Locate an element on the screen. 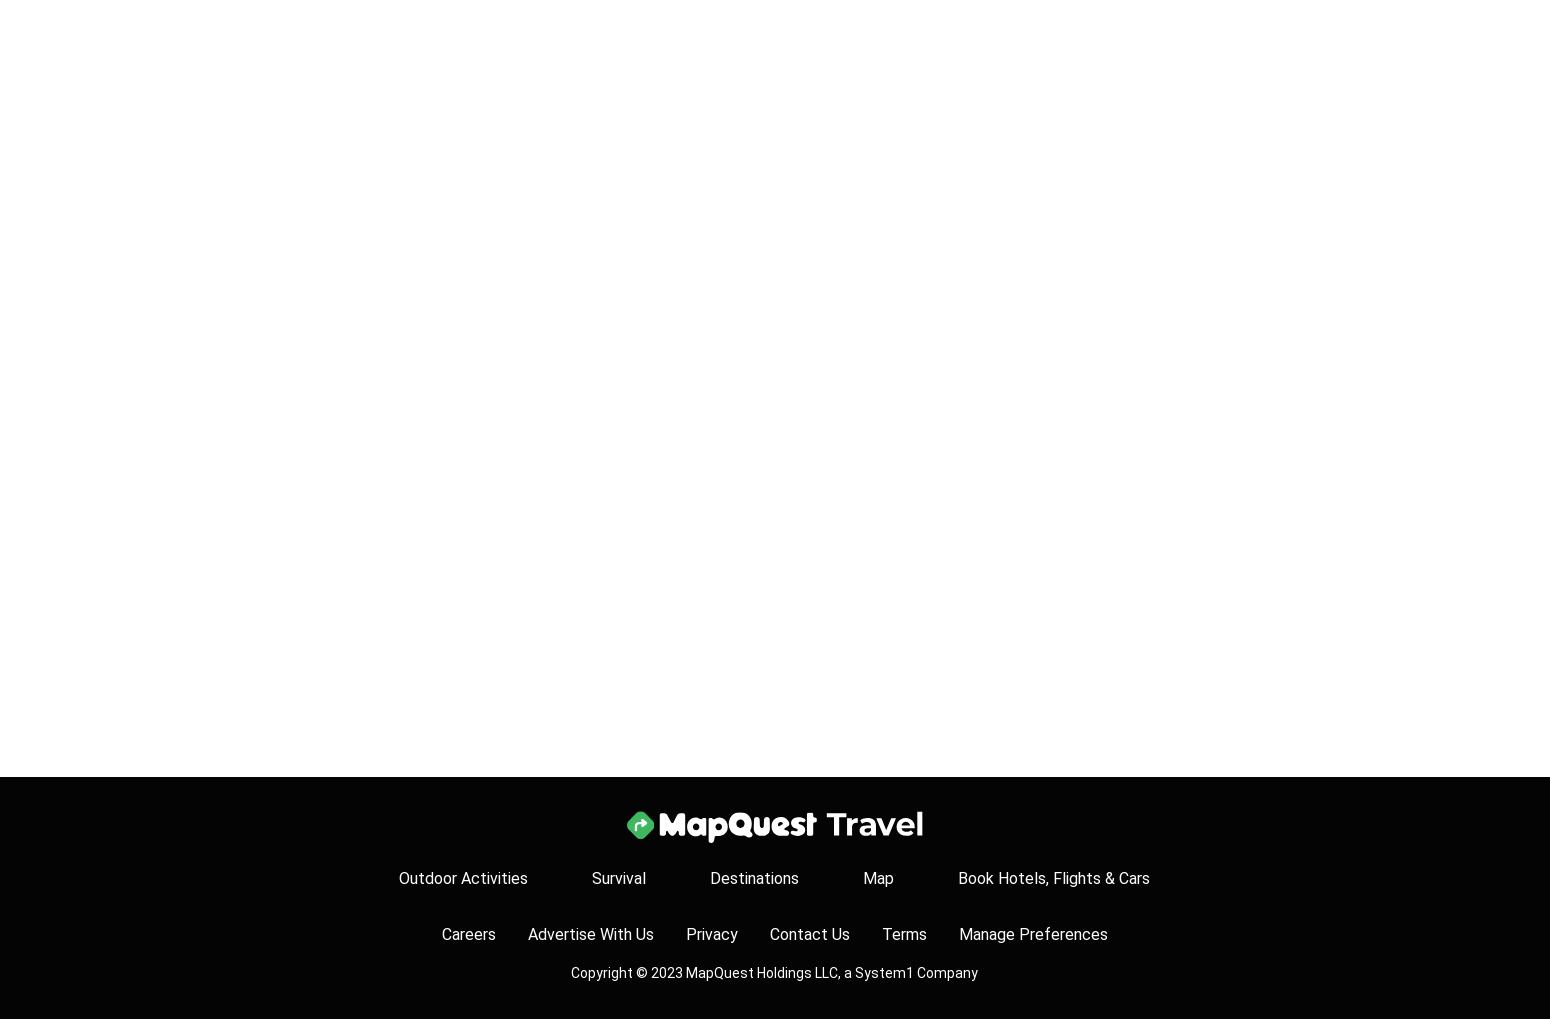 Image resolution: width=1550 pixels, height=1019 pixels. 'Copyright © 2023 MapQuest Holdings LLC, a' is located at coordinates (713, 972).